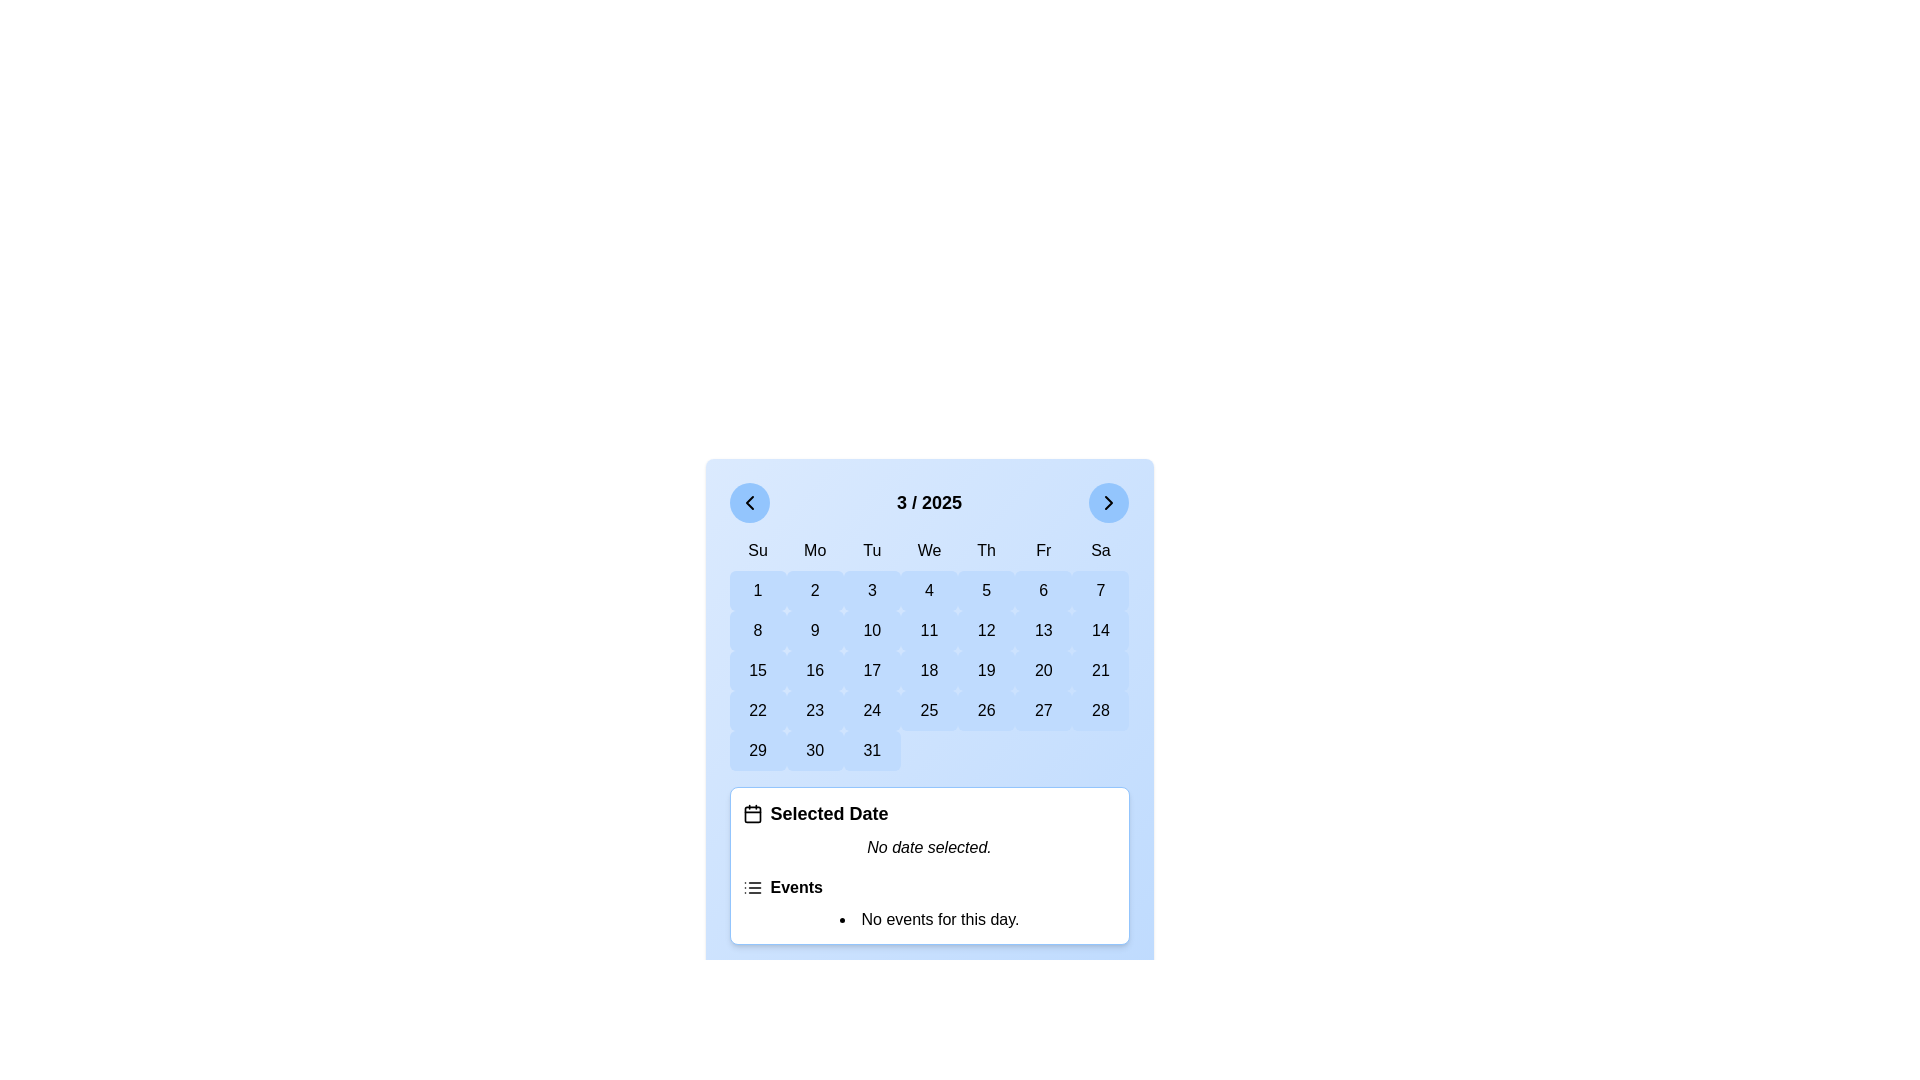  What do you see at coordinates (1099, 631) in the screenshot?
I see `the square button displaying '14' with a light blue background, located` at bounding box center [1099, 631].